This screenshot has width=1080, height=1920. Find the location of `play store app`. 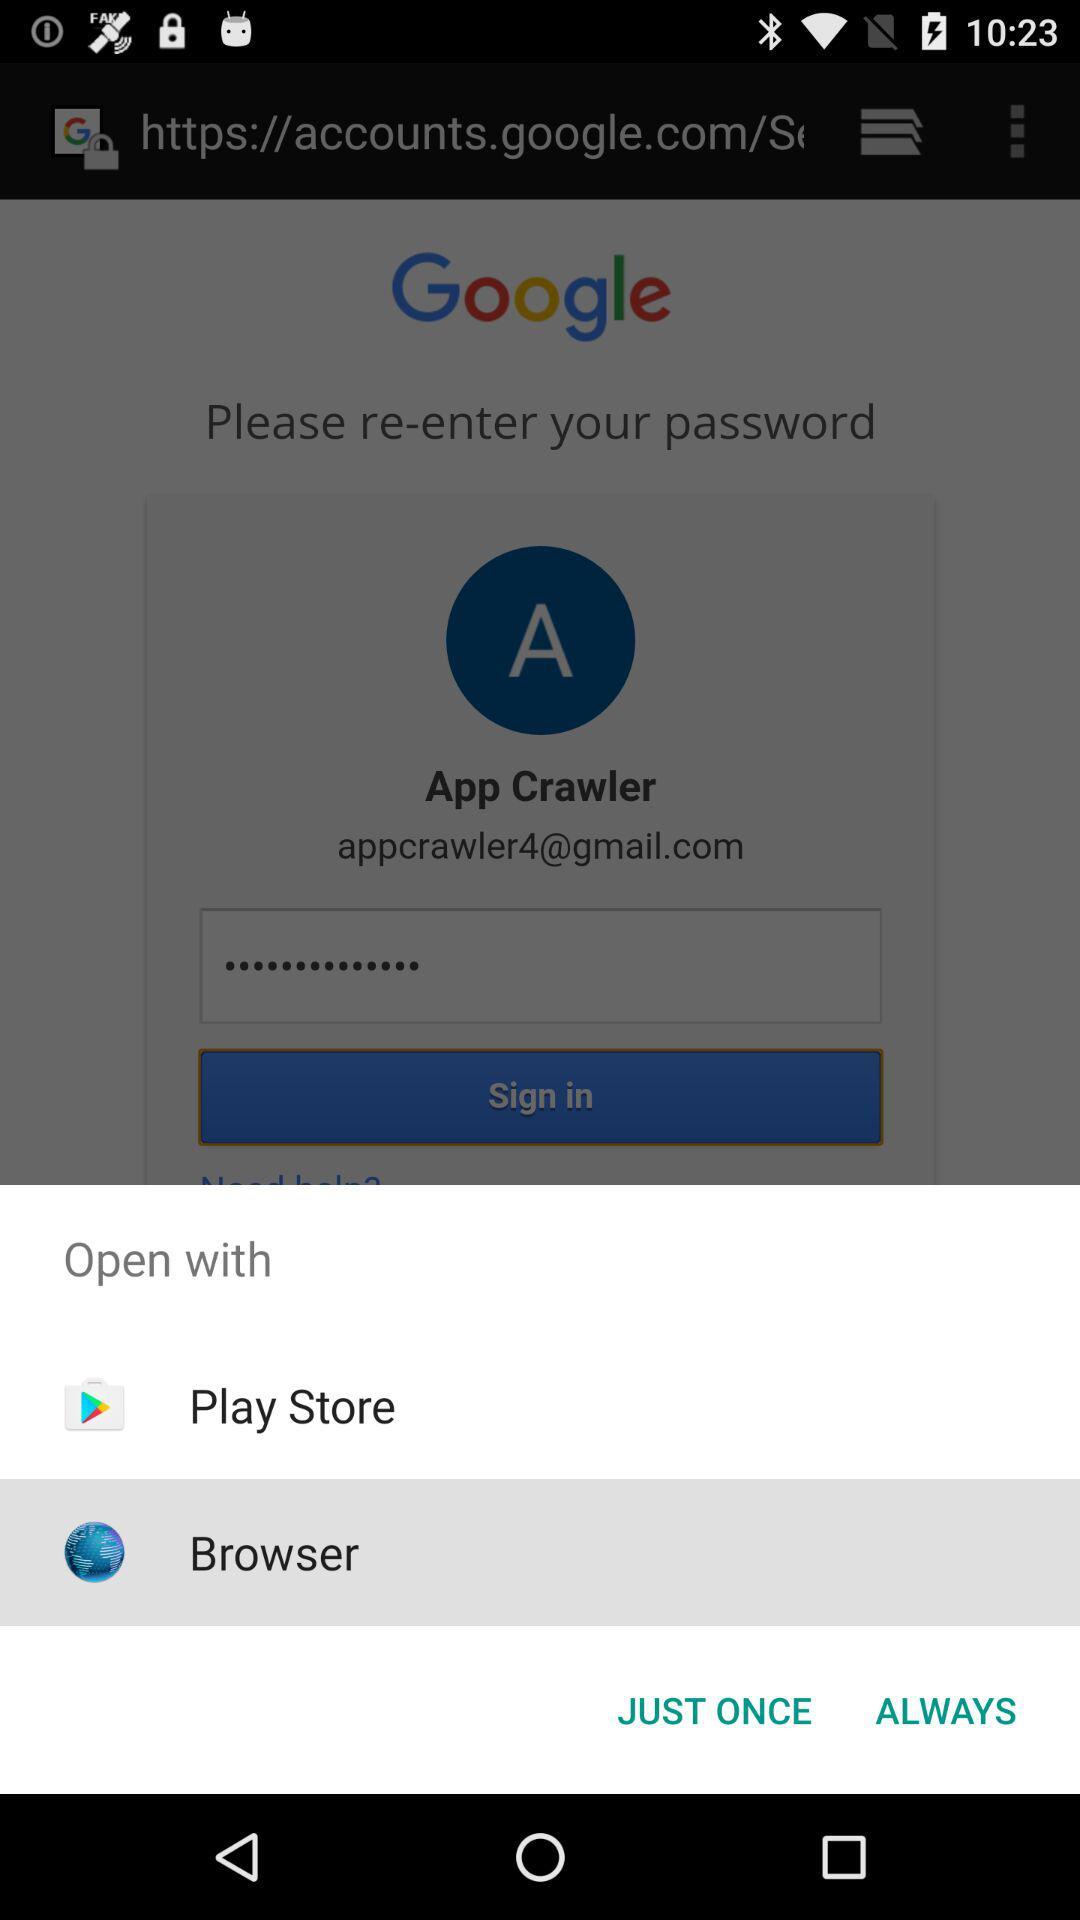

play store app is located at coordinates (292, 1404).